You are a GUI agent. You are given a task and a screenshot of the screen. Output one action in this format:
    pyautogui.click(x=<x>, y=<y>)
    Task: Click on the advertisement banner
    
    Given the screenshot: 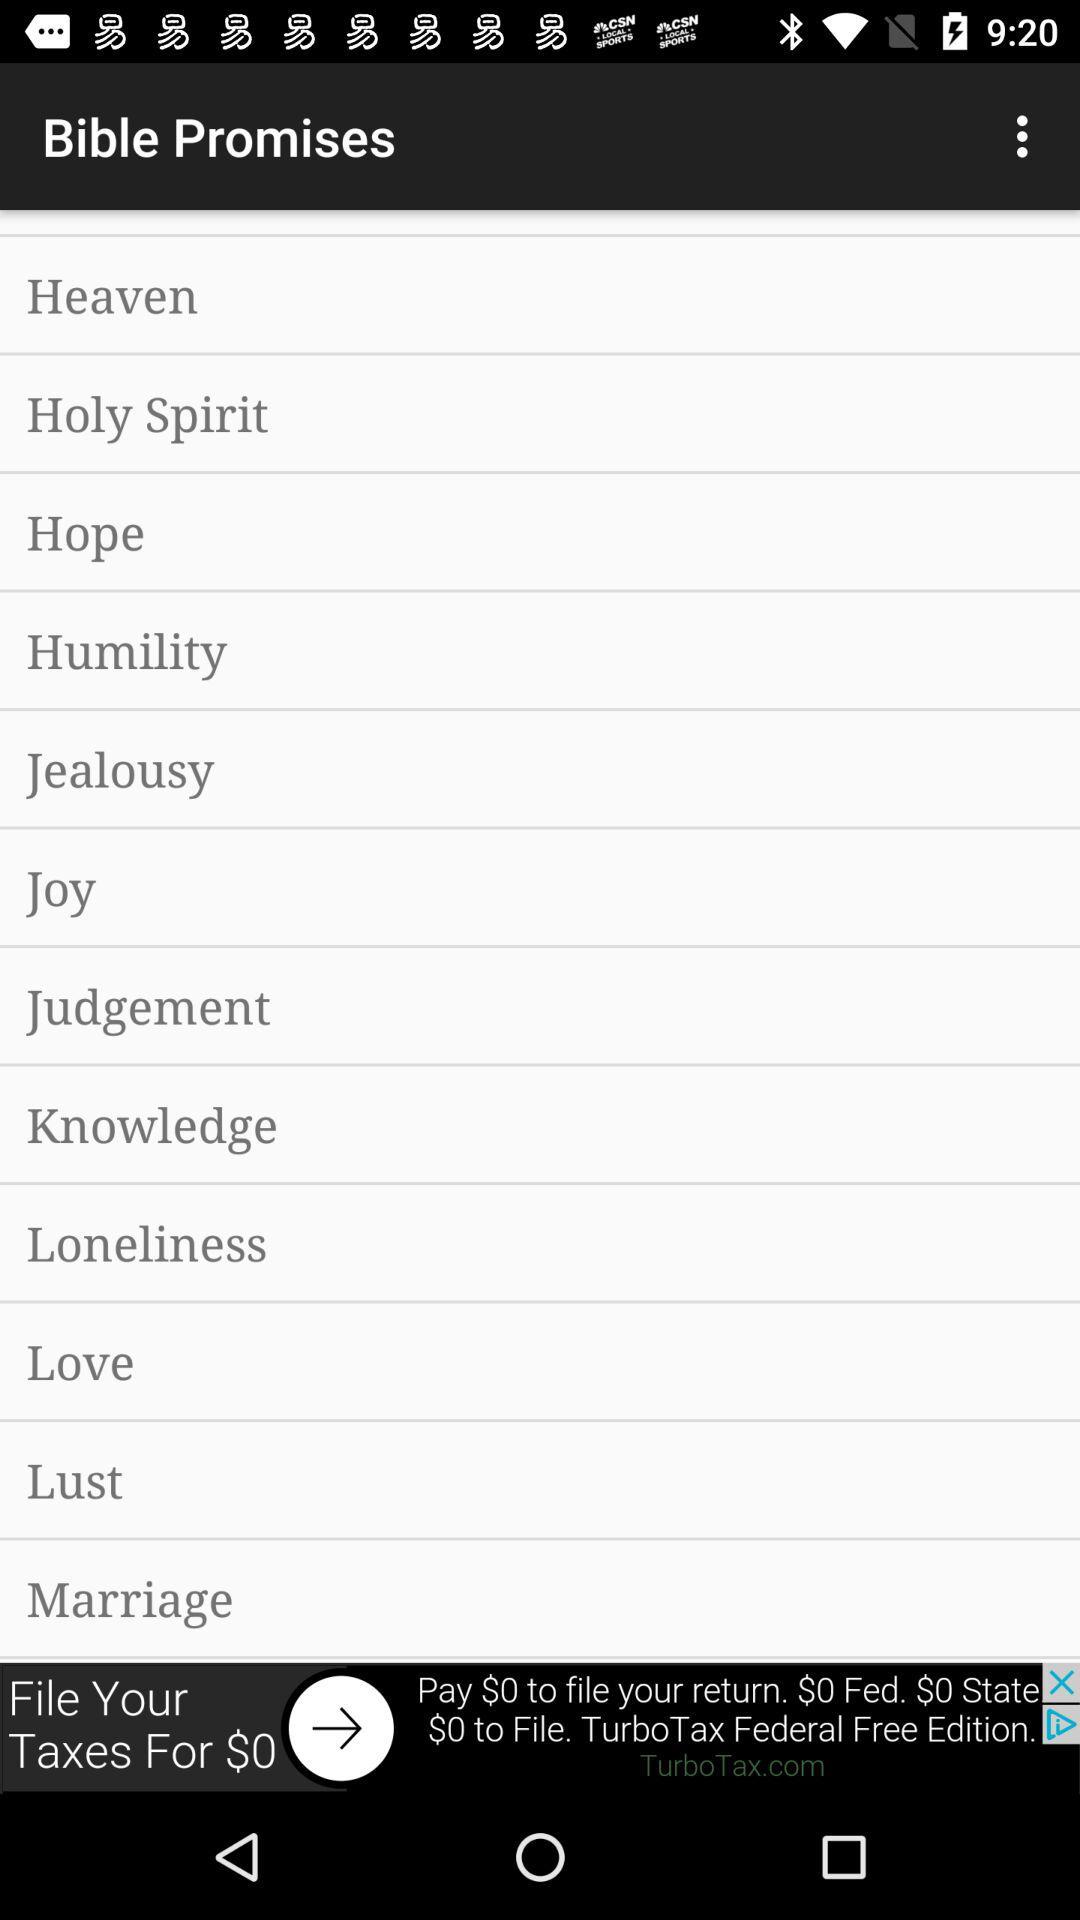 What is the action you would take?
    pyautogui.click(x=540, y=1727)
    